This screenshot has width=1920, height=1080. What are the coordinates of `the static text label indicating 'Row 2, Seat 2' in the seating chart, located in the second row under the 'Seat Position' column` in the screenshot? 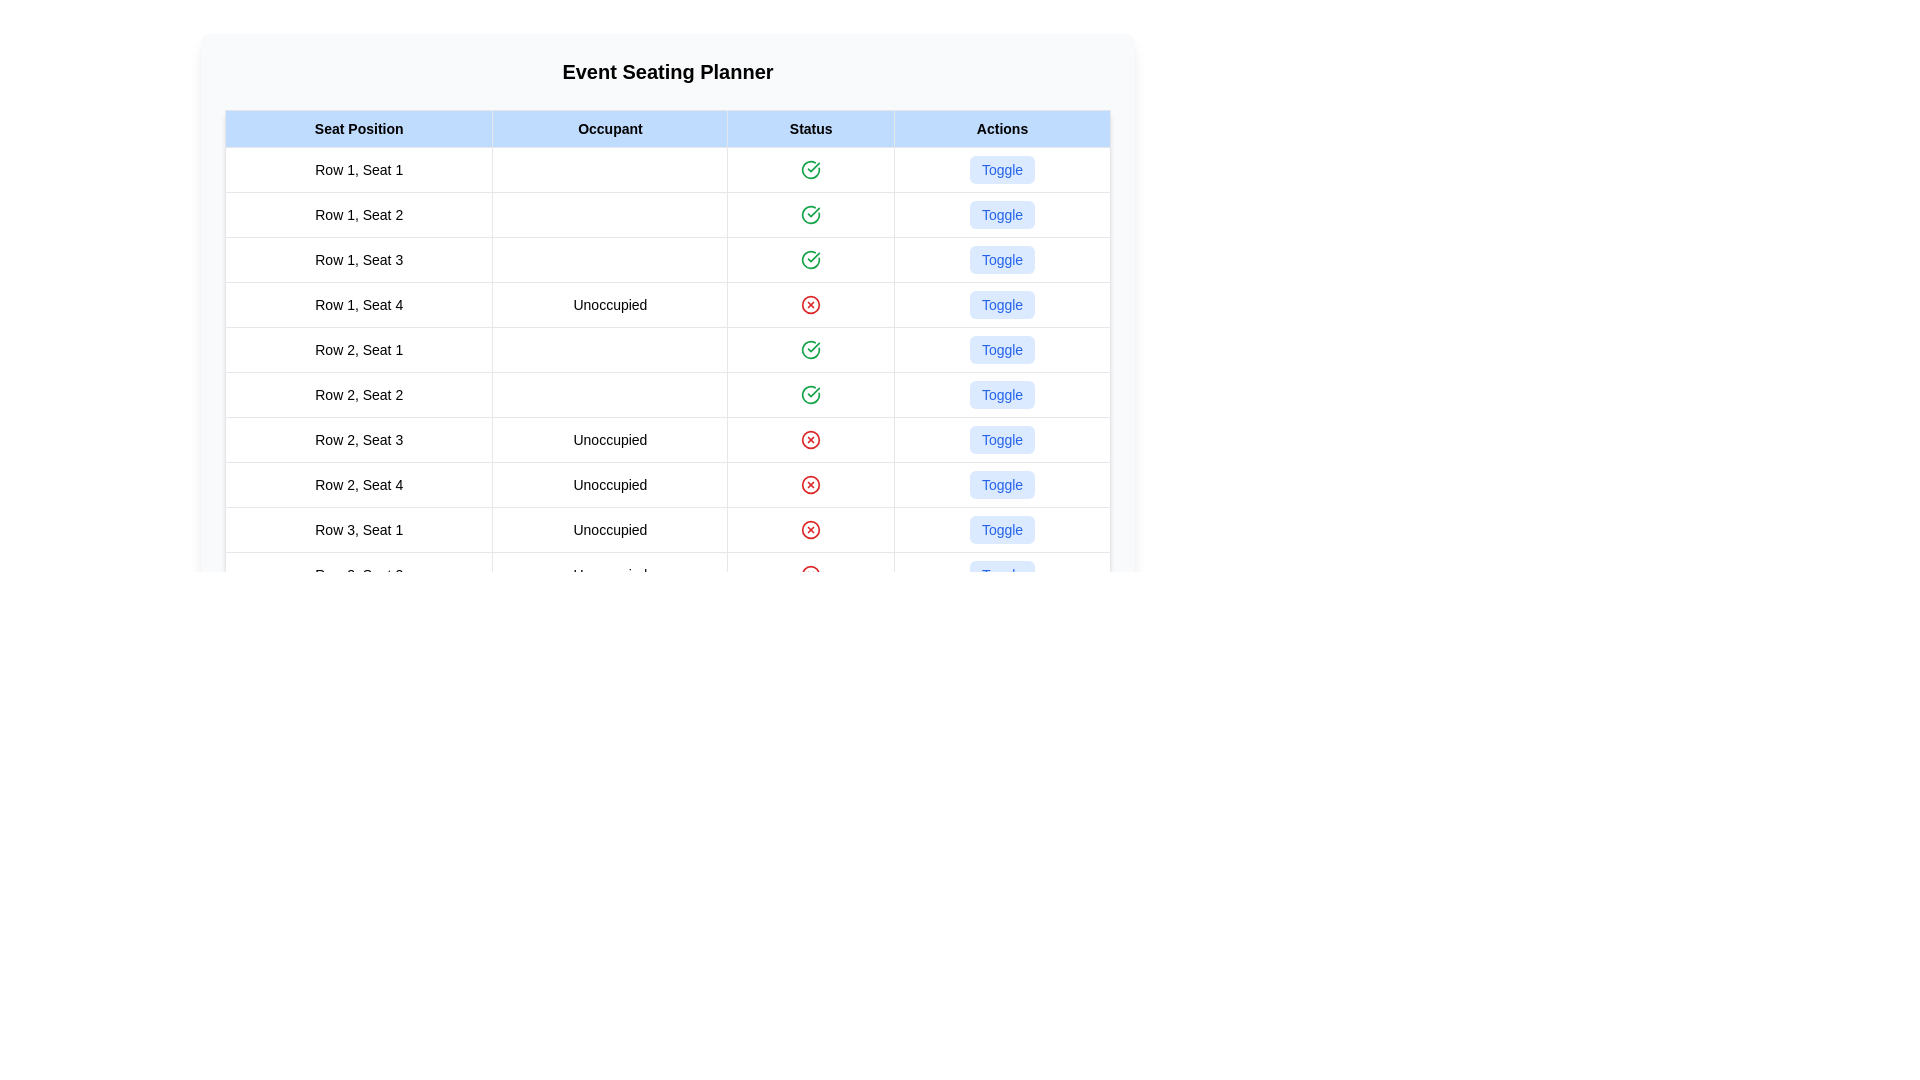 It's located at (359, 394).